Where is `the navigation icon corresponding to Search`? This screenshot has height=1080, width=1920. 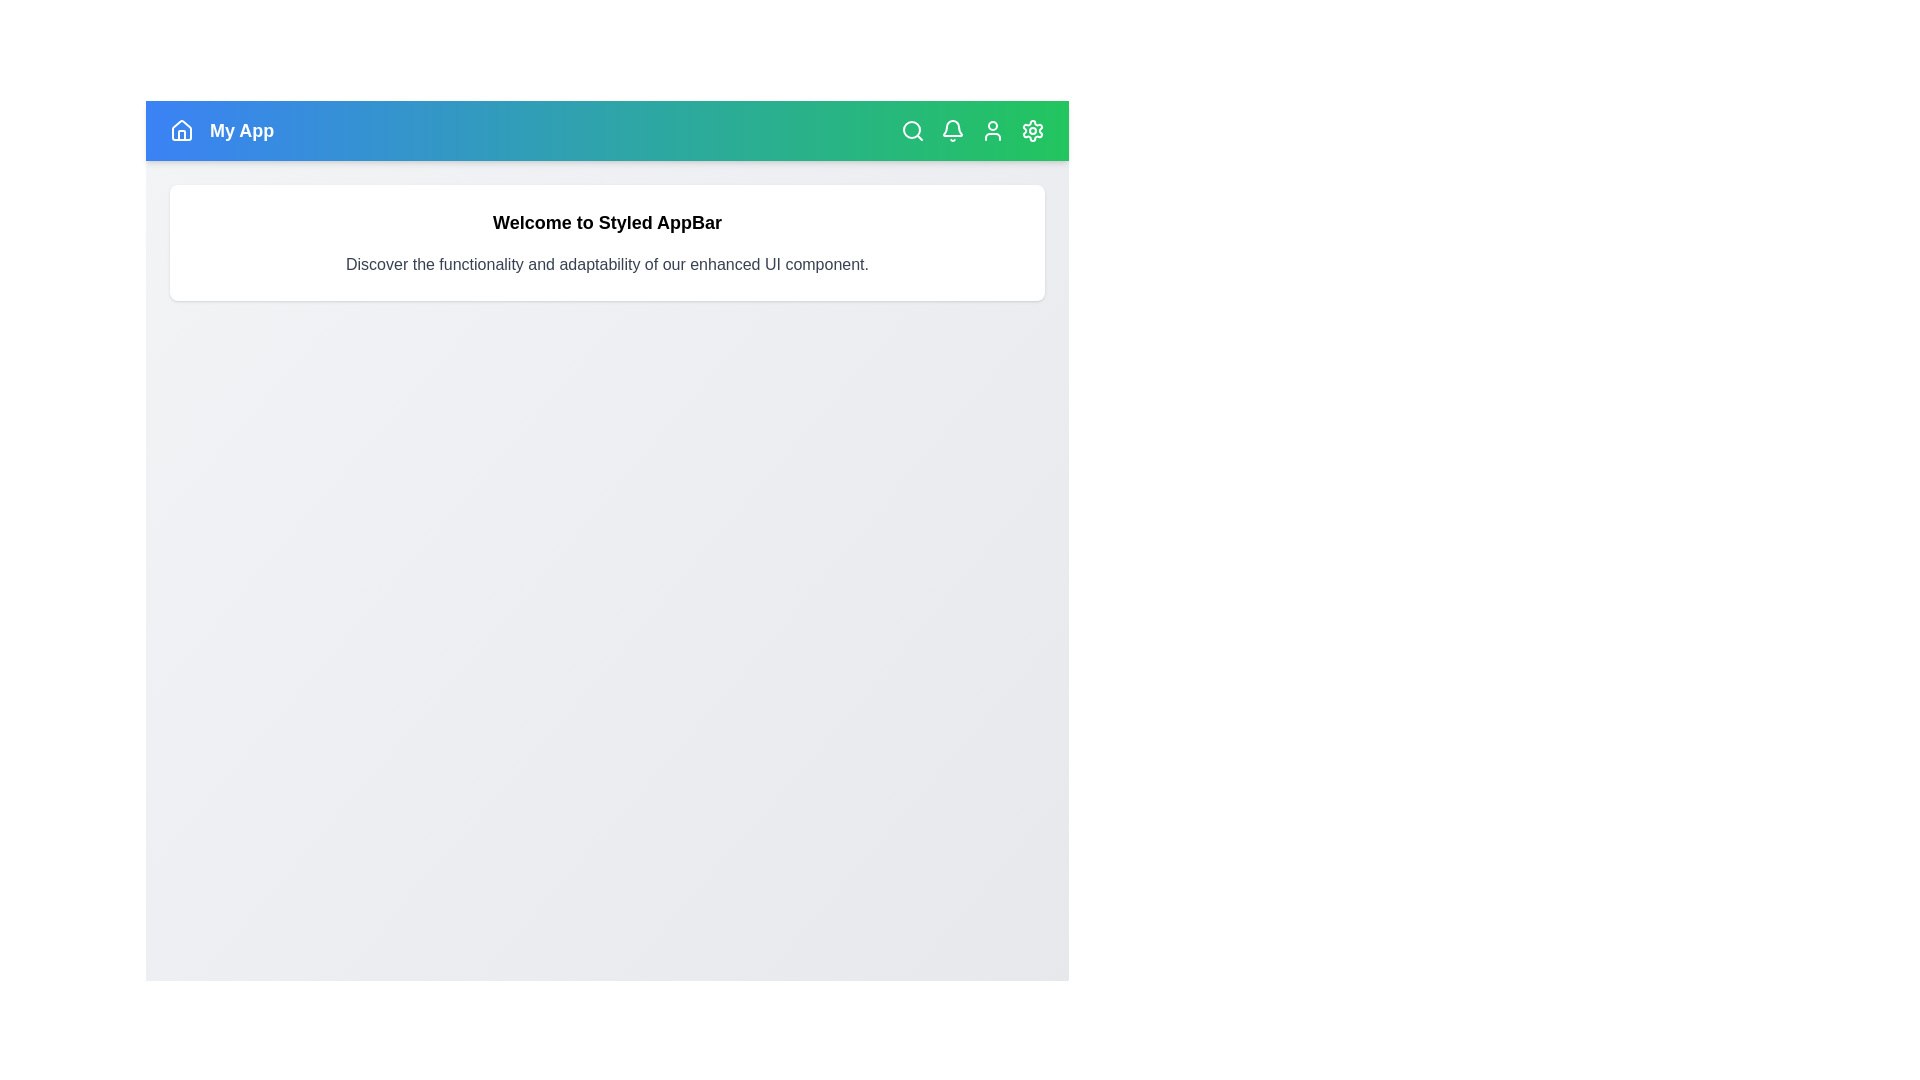
the navigation icon corresponding to Search is located at coordinates (911, 131).